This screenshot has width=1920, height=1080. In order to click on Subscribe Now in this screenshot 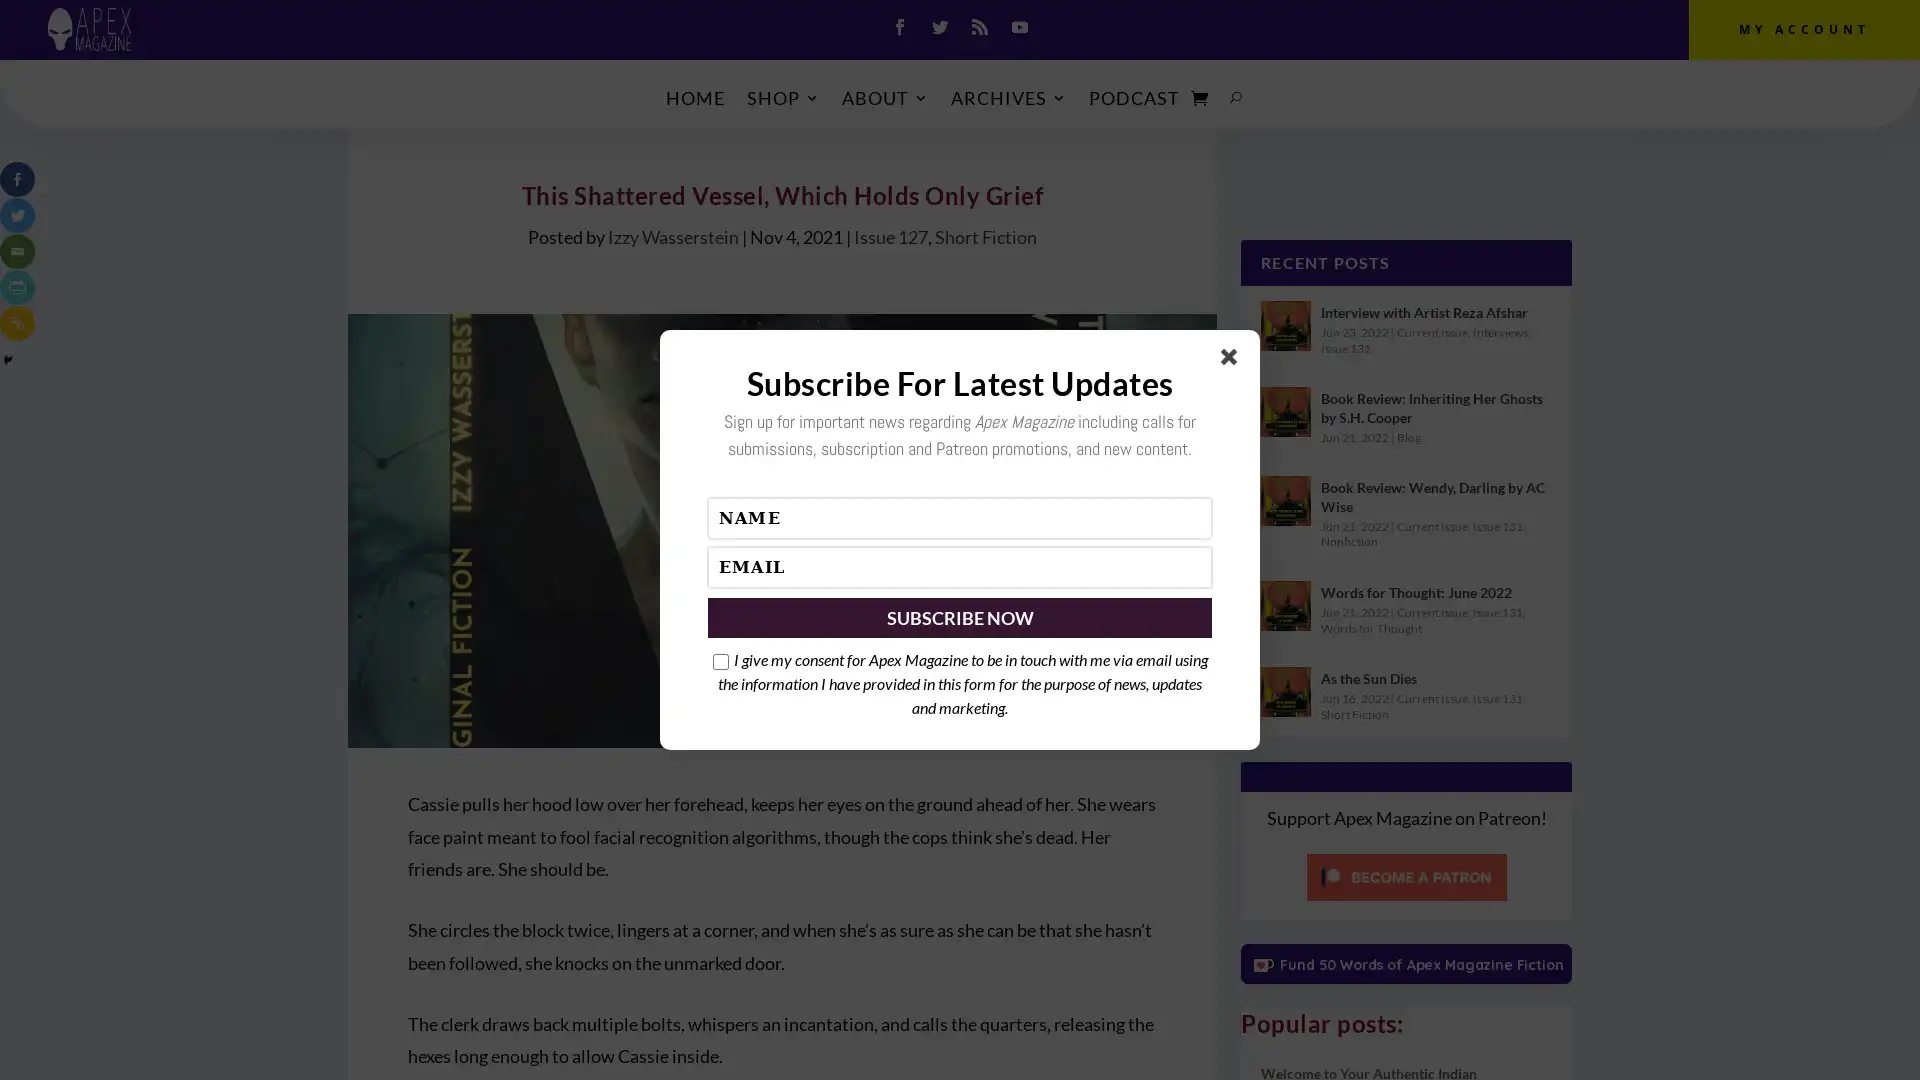, I will do `click(960, 616)`.